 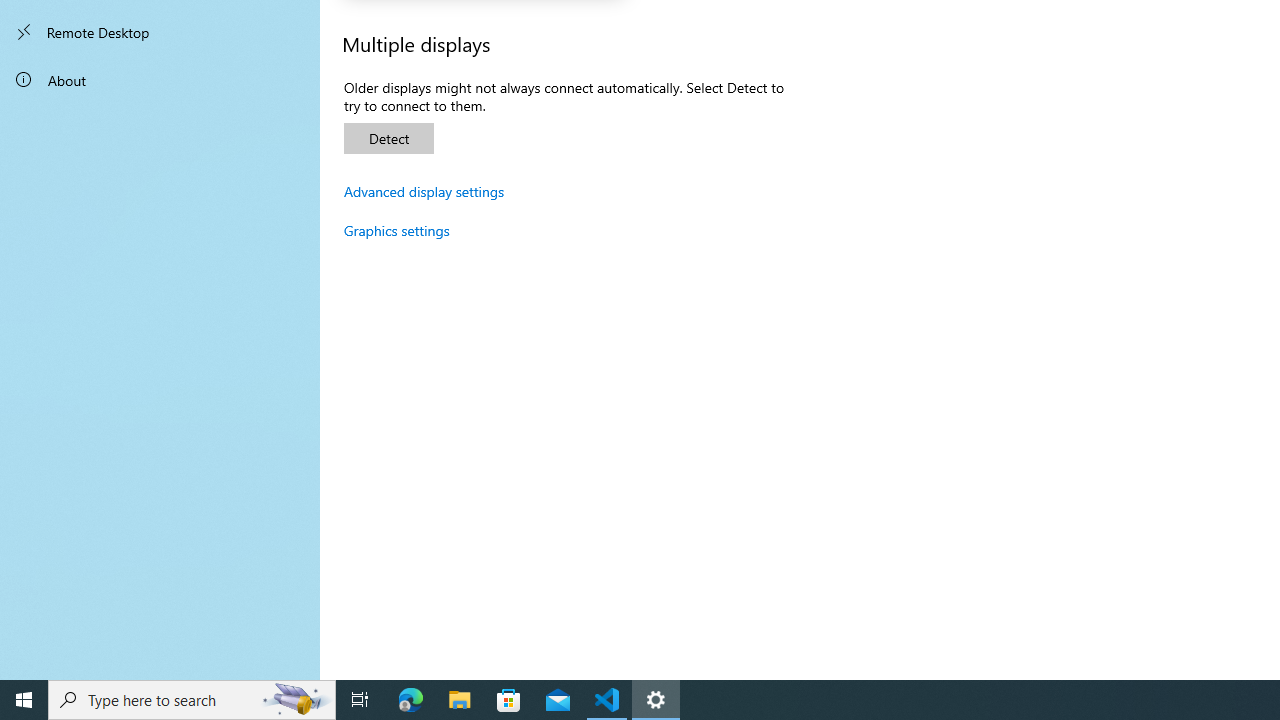 I want to click on 'Advanced display settings', so click(x=423, y=191).